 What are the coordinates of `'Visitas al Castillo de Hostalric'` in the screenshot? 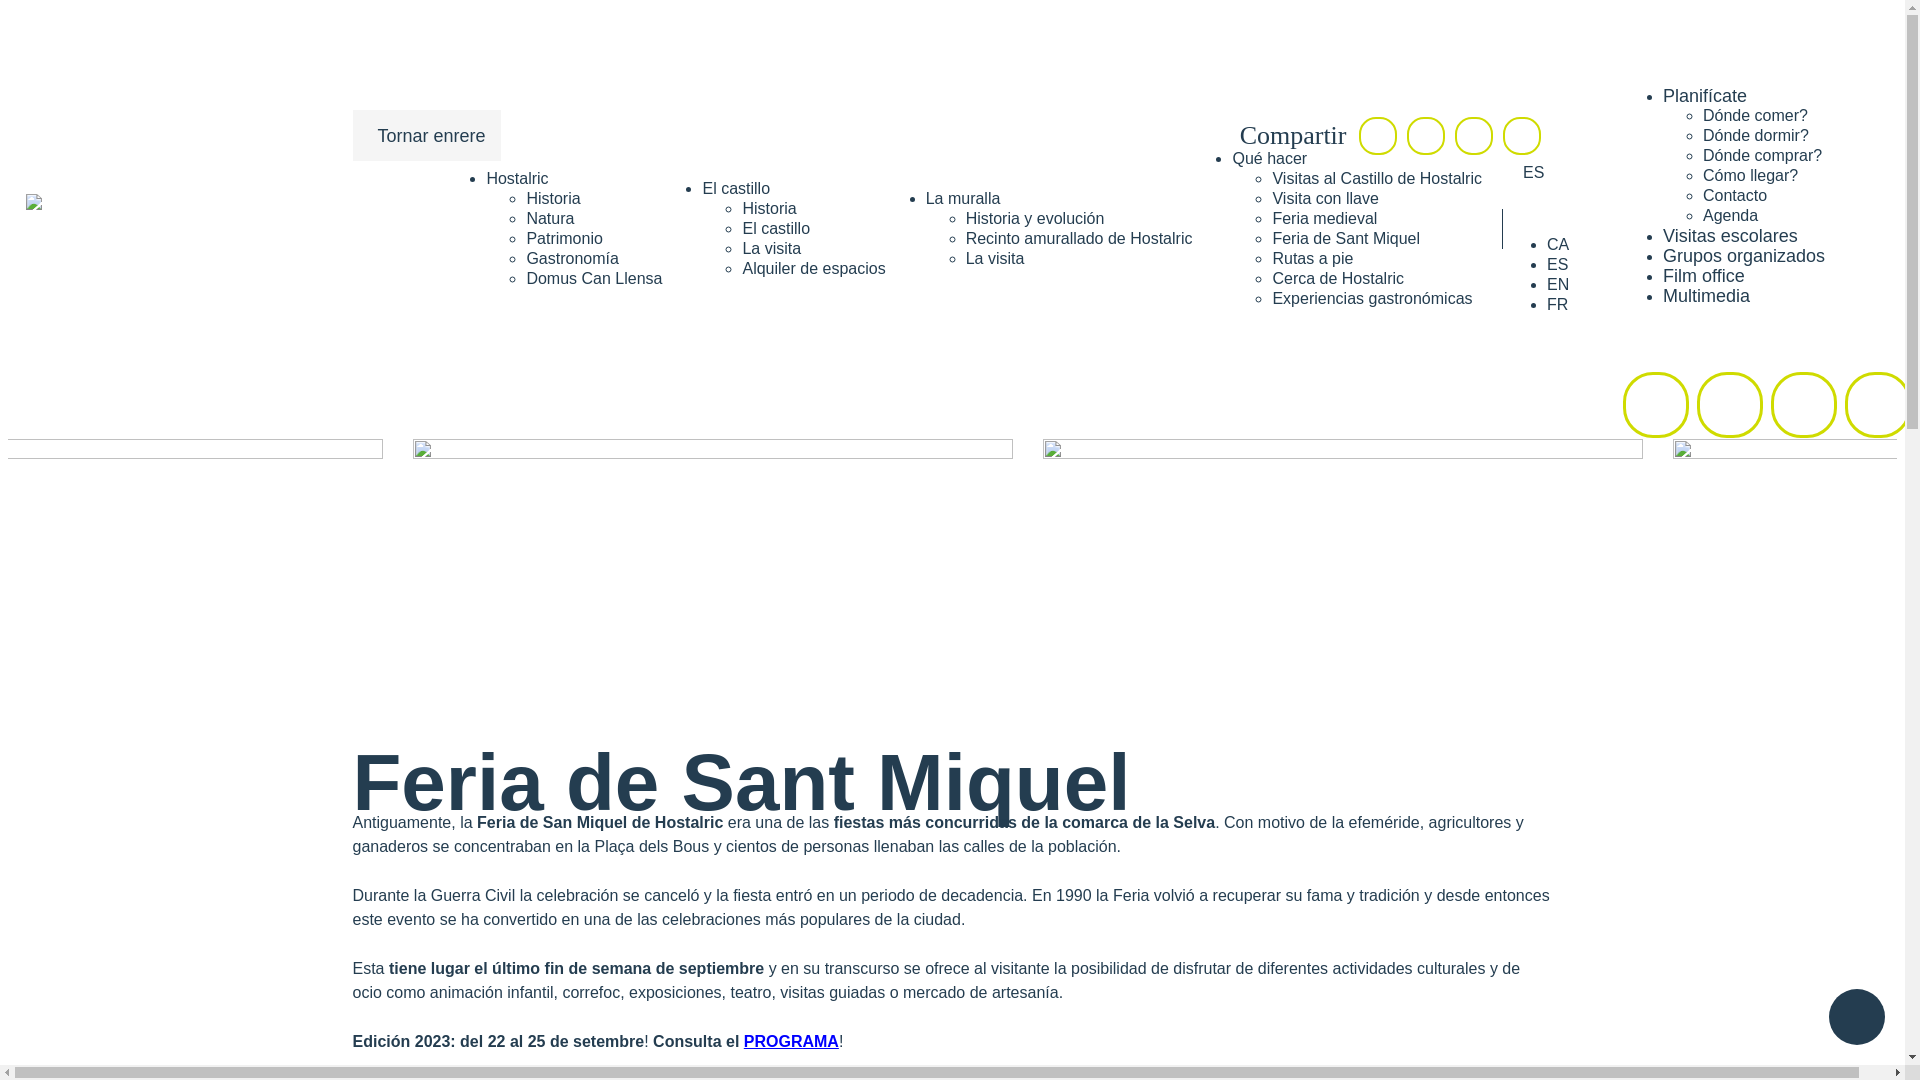 It's located at (1271, 177).